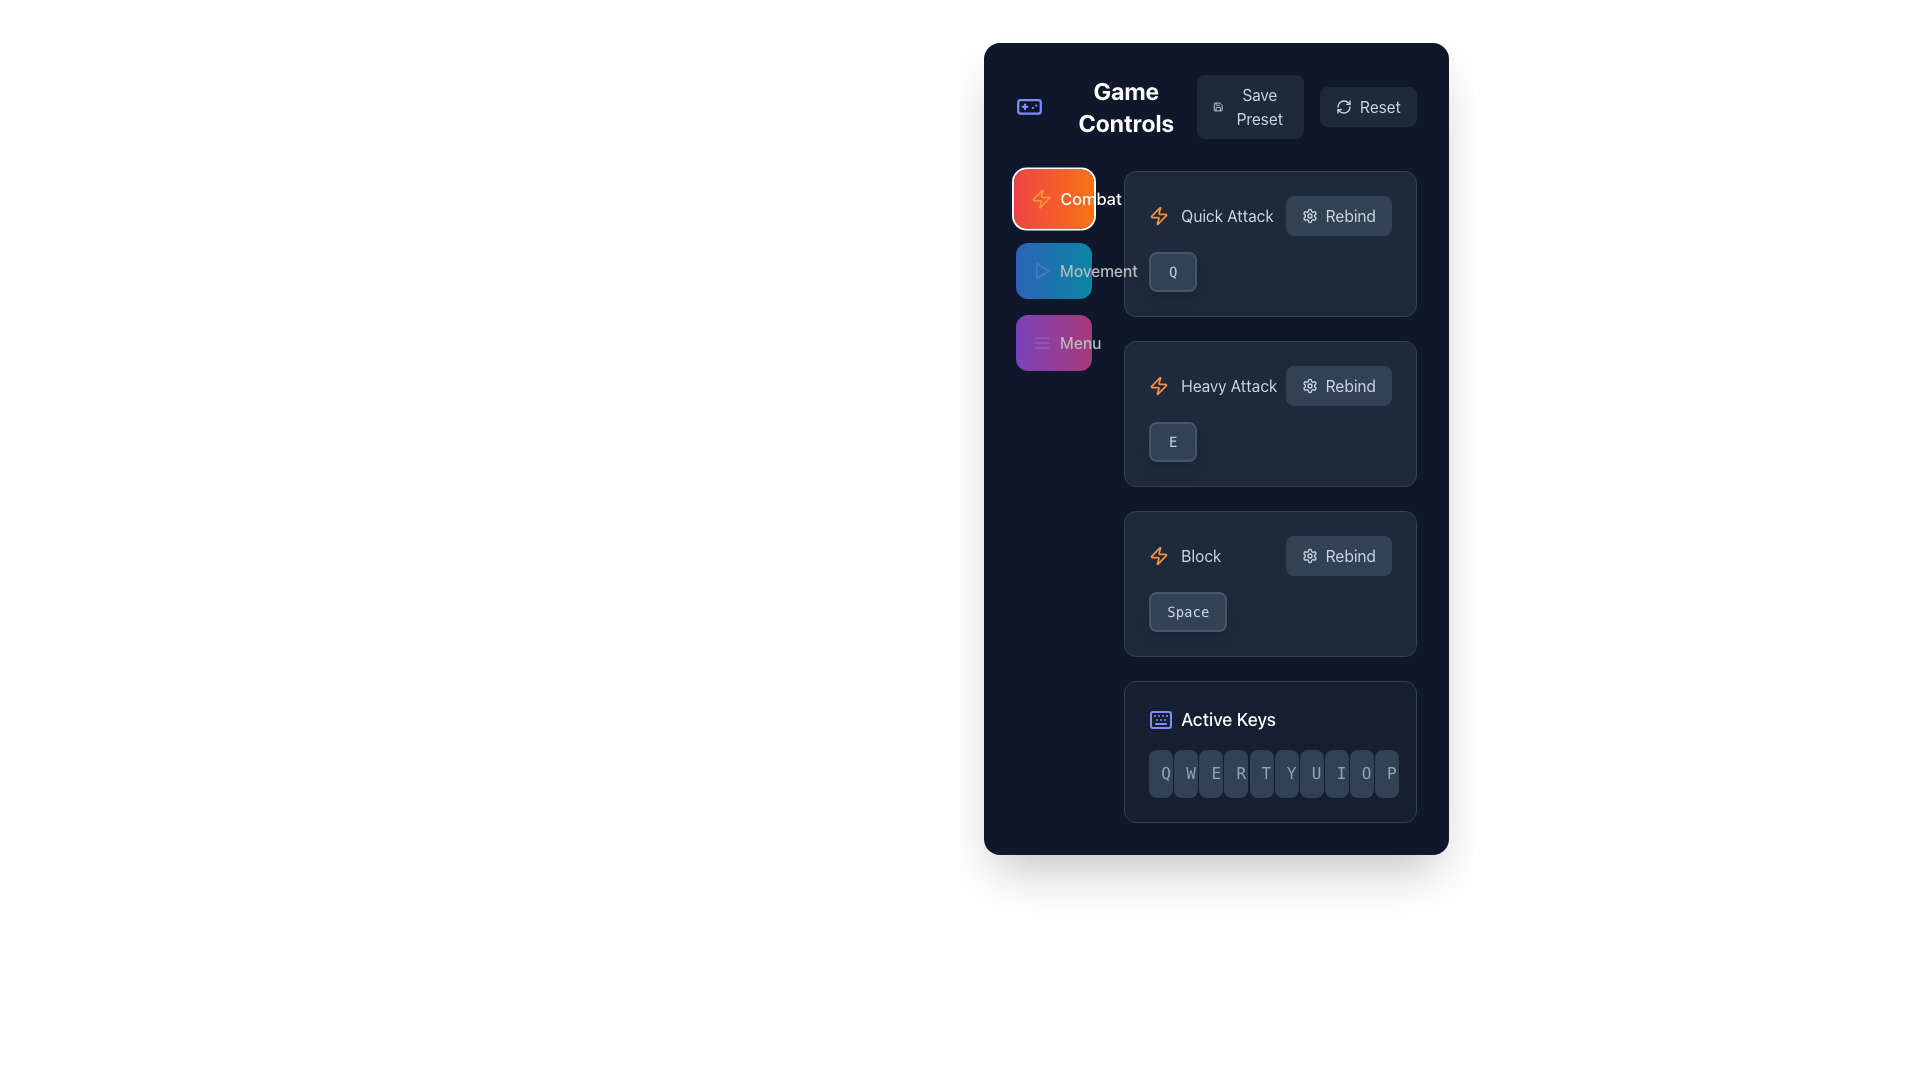 This screenshot has height=1080, width=1920. What do you see at coordinates (1343, 107) in the screenshot?
I see `the reset icon located in the top-right corner of the interface, which represents a reset or reload action` at bounding box center [1343, 107].